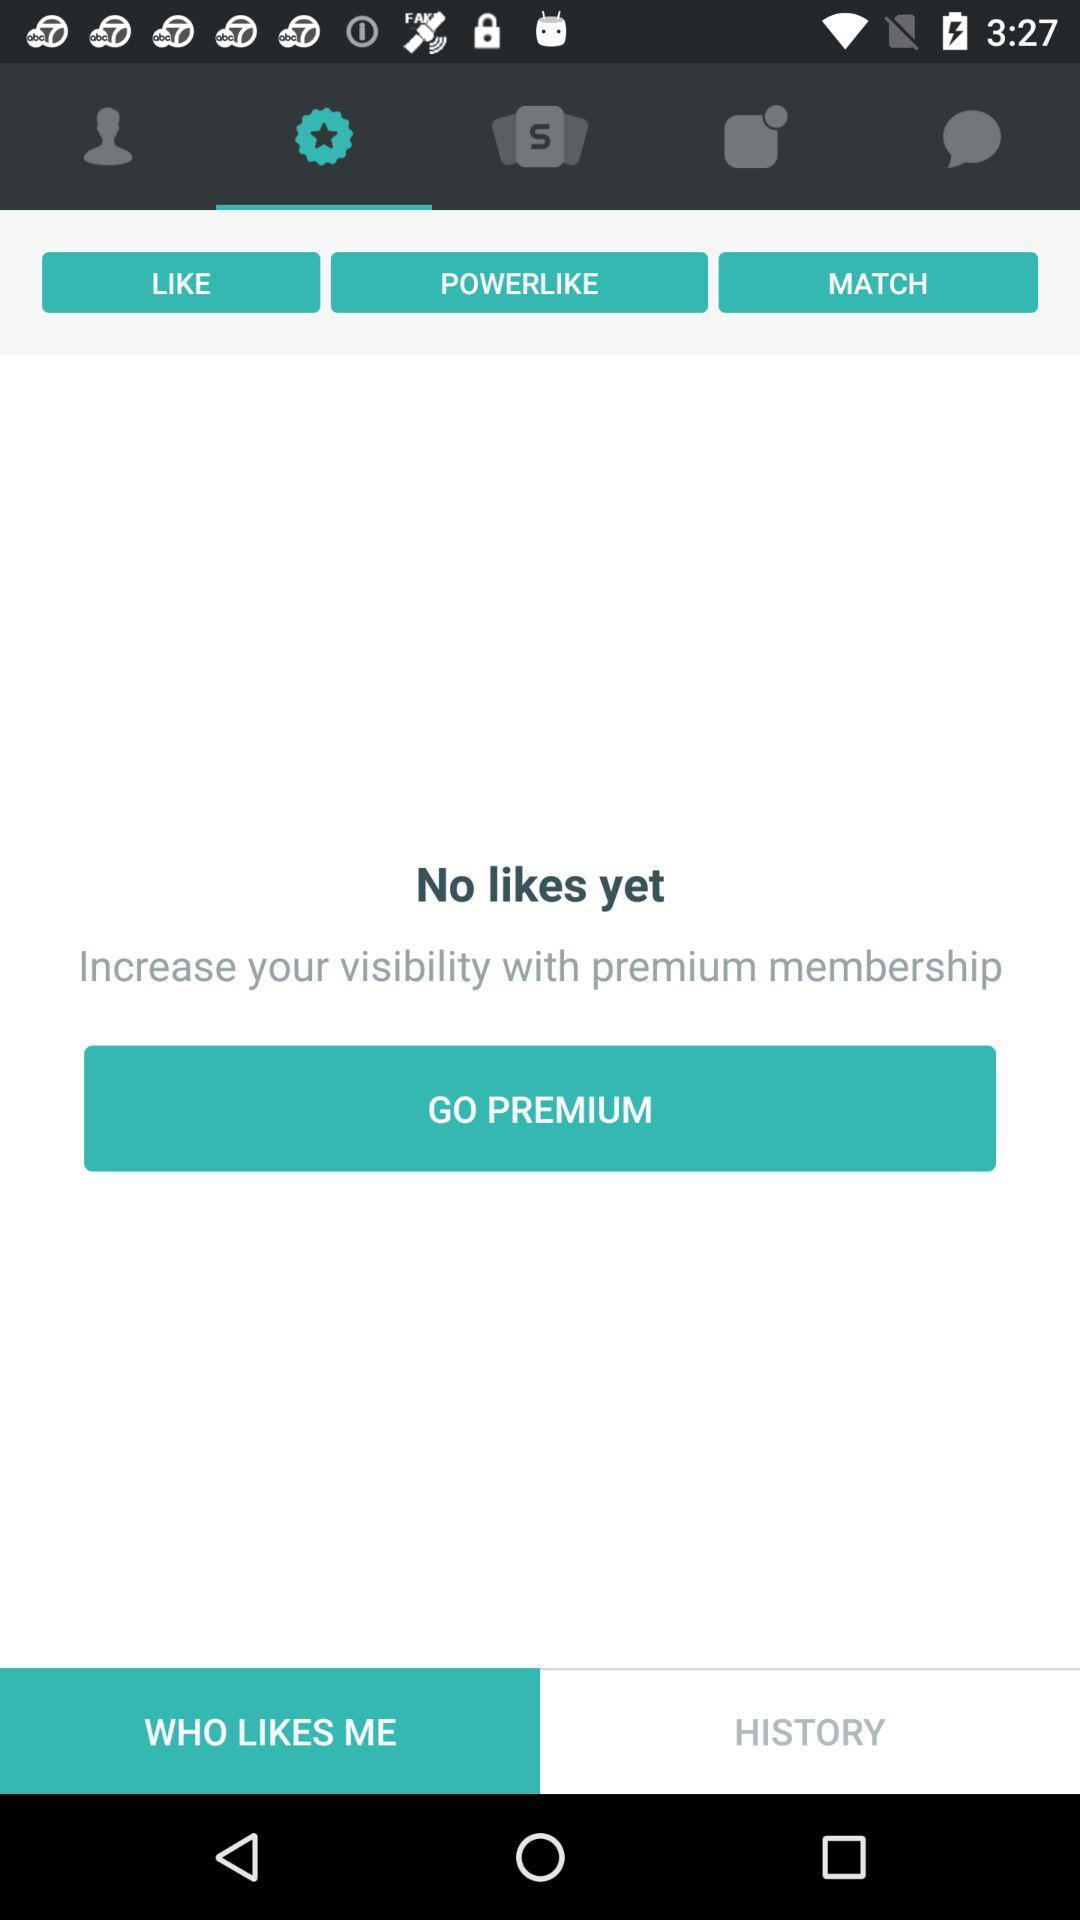  What do you see at coordinates (810, 1730) in the screenshot?
I see `history item` at bounding box center [810, 1730].